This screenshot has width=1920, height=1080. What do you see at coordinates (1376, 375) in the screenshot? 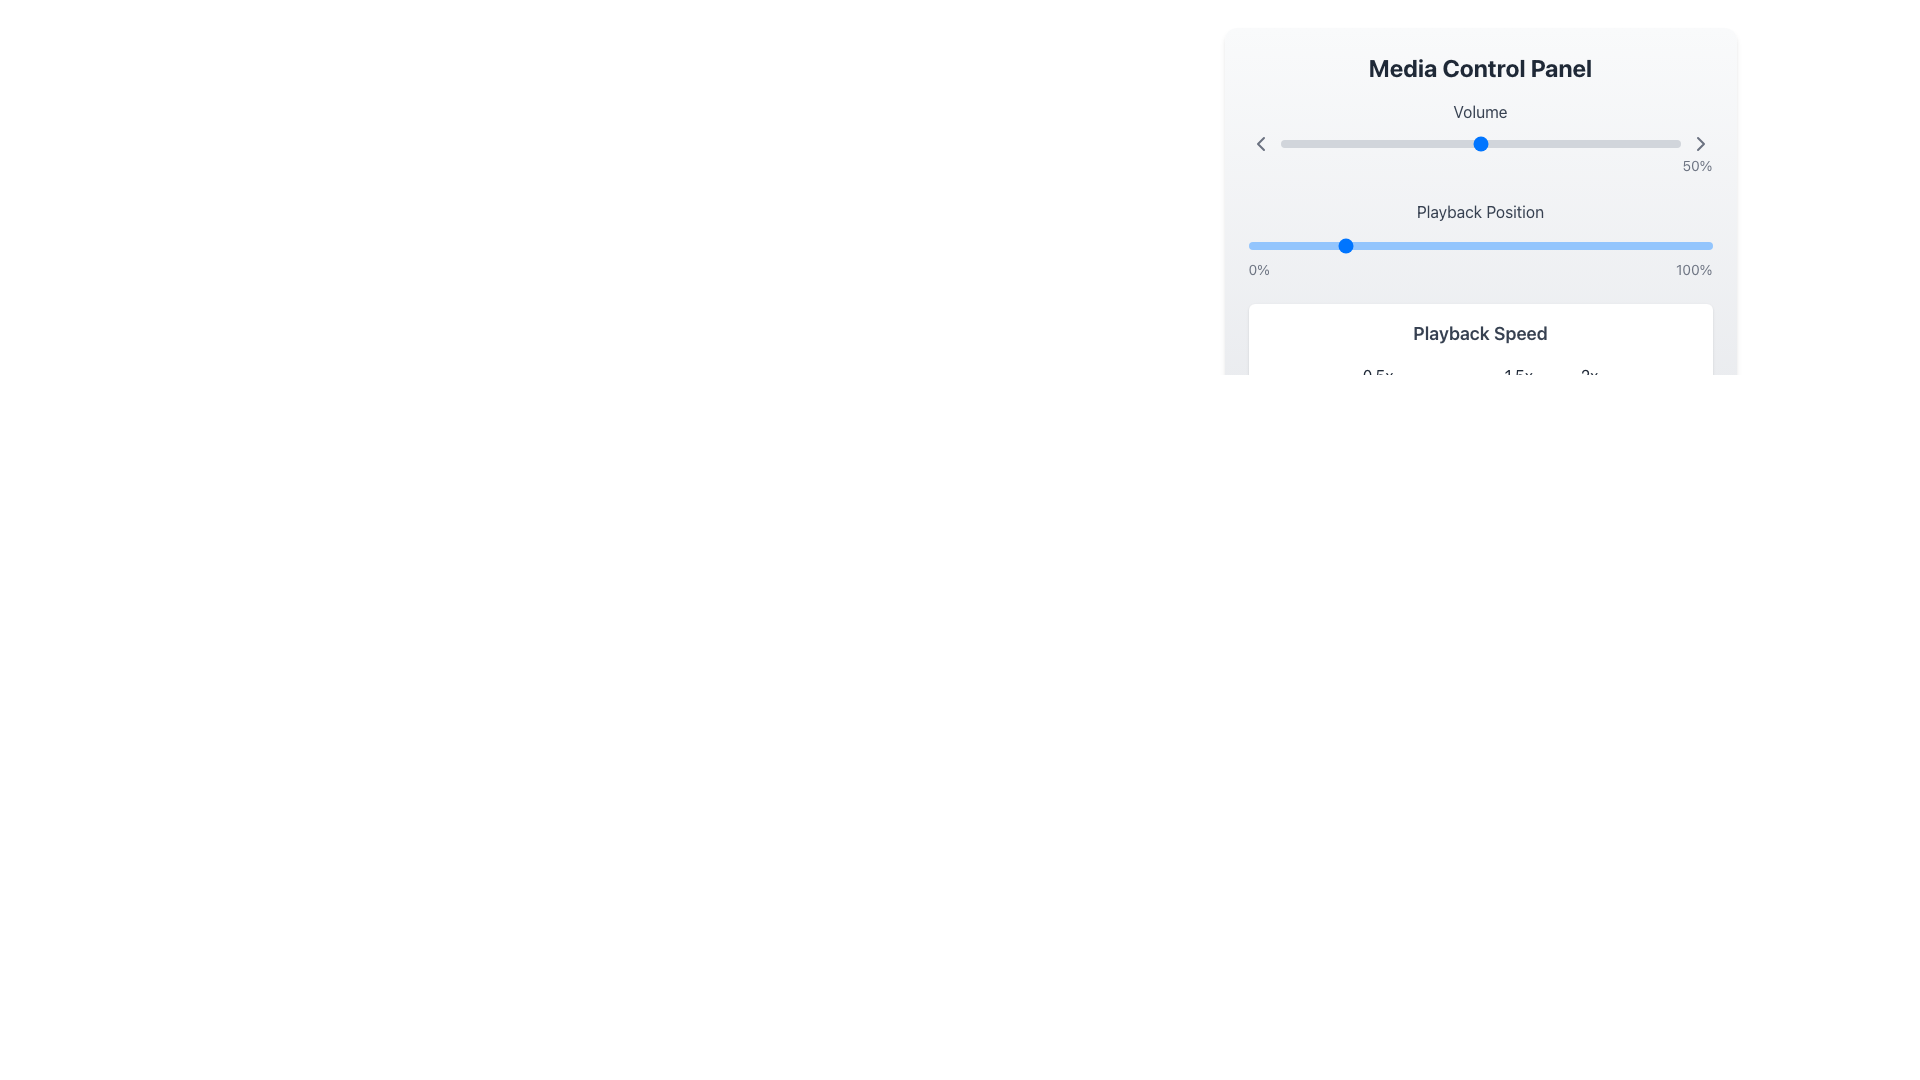
I see `the text label displaying '0.5x' in the Playback Speed section of the Media Control Panel` at bounding box center [1376, 375].